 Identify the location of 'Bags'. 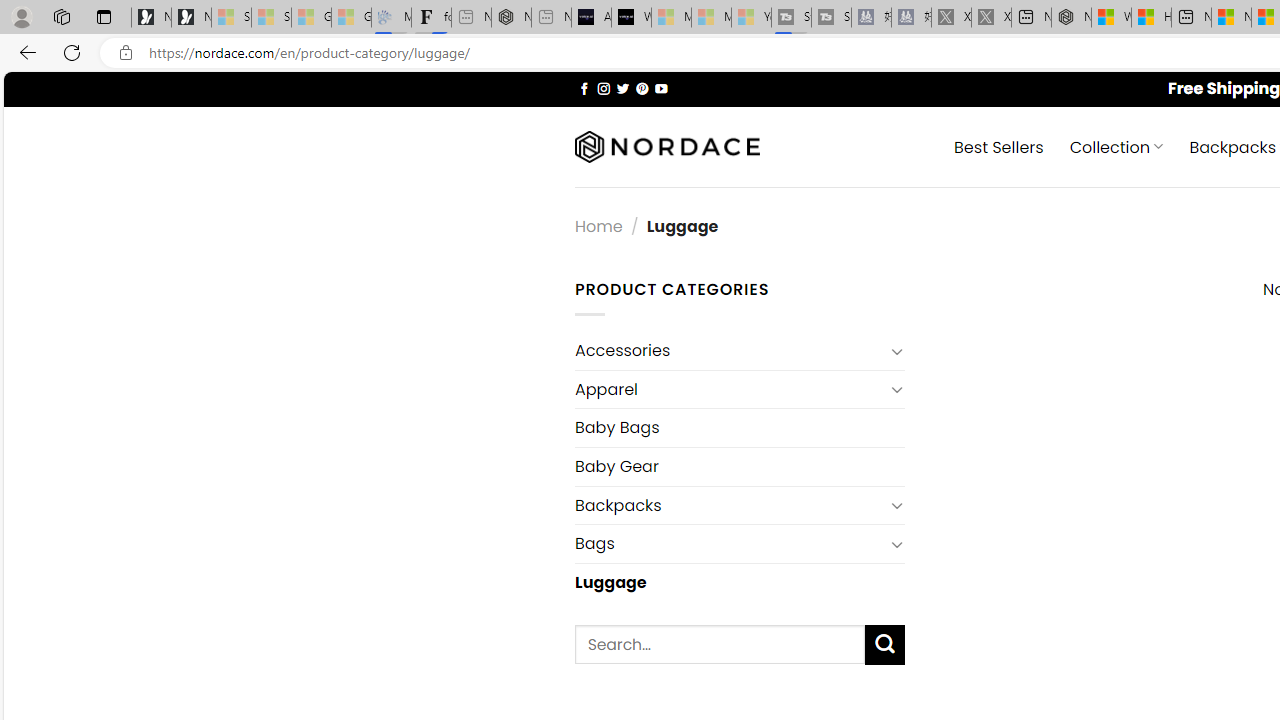
(728, 543).